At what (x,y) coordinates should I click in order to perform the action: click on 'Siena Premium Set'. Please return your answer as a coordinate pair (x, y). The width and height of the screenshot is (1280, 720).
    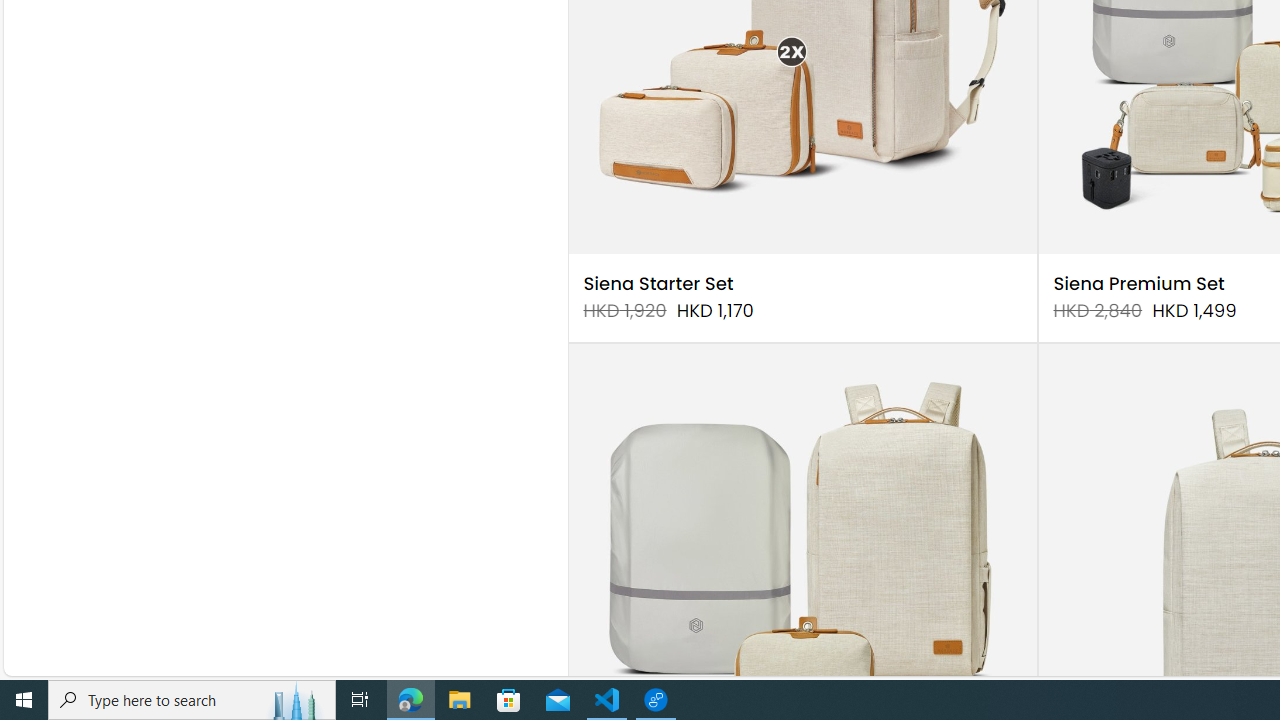
    Looking at the image, I should click on (1139, 284).